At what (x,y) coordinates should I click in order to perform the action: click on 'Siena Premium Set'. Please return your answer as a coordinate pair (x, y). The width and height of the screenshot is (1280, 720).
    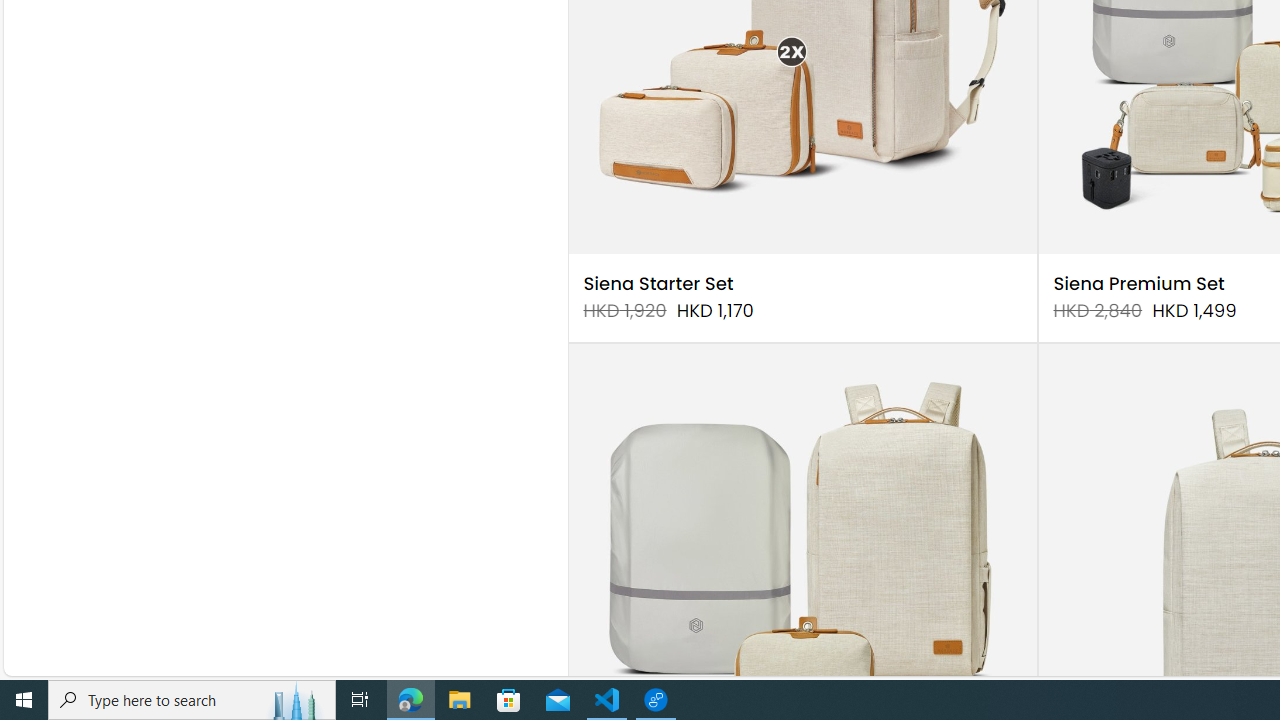
    Looking at the image, I should click on (1139, 284).